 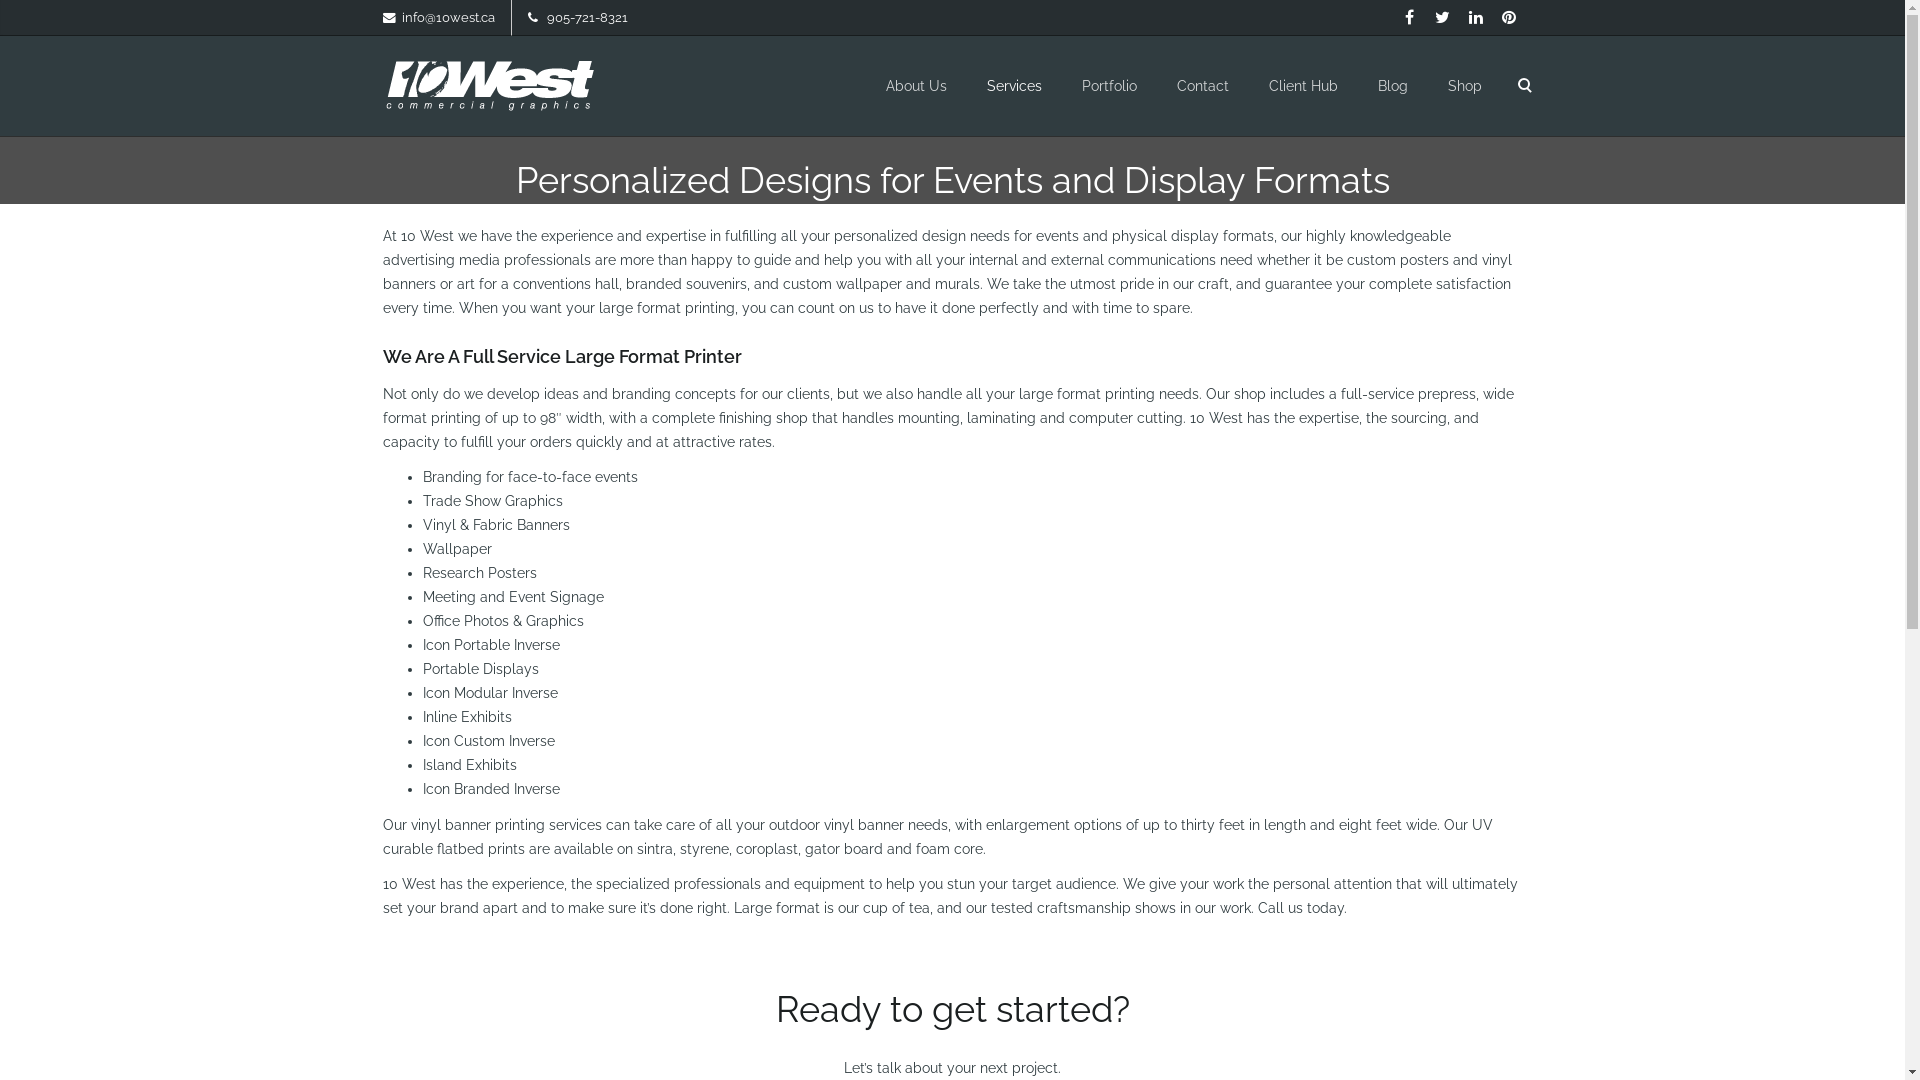 What do you see at coordinates (1464, 84) in the screenshot?
I see `'Shop'` at bounding box center [1464, 84].